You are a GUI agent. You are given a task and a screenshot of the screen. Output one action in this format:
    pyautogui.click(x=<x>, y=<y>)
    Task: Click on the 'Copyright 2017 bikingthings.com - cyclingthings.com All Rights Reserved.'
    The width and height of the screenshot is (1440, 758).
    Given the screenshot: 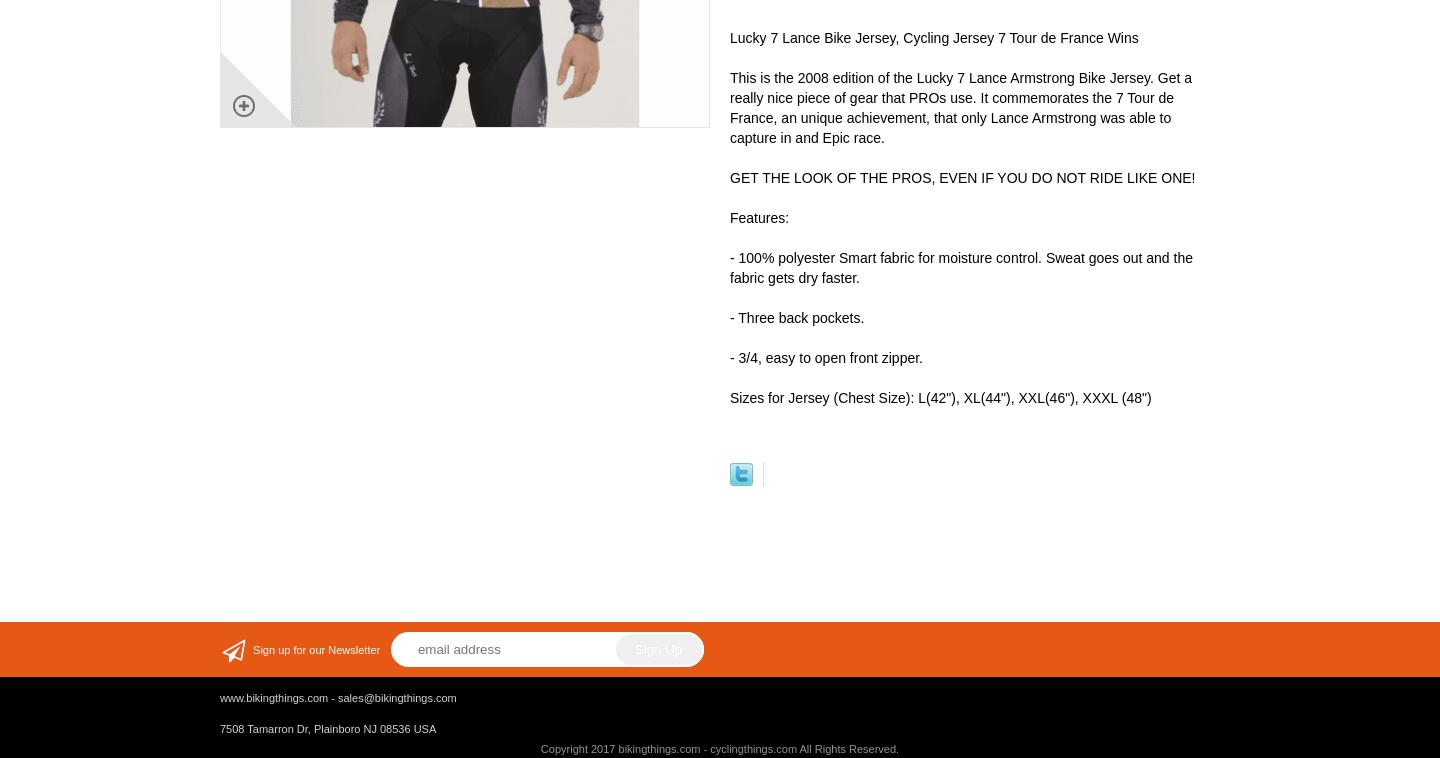 What is the action you would take?
    pyautogui.click(x=719, y=748)
    